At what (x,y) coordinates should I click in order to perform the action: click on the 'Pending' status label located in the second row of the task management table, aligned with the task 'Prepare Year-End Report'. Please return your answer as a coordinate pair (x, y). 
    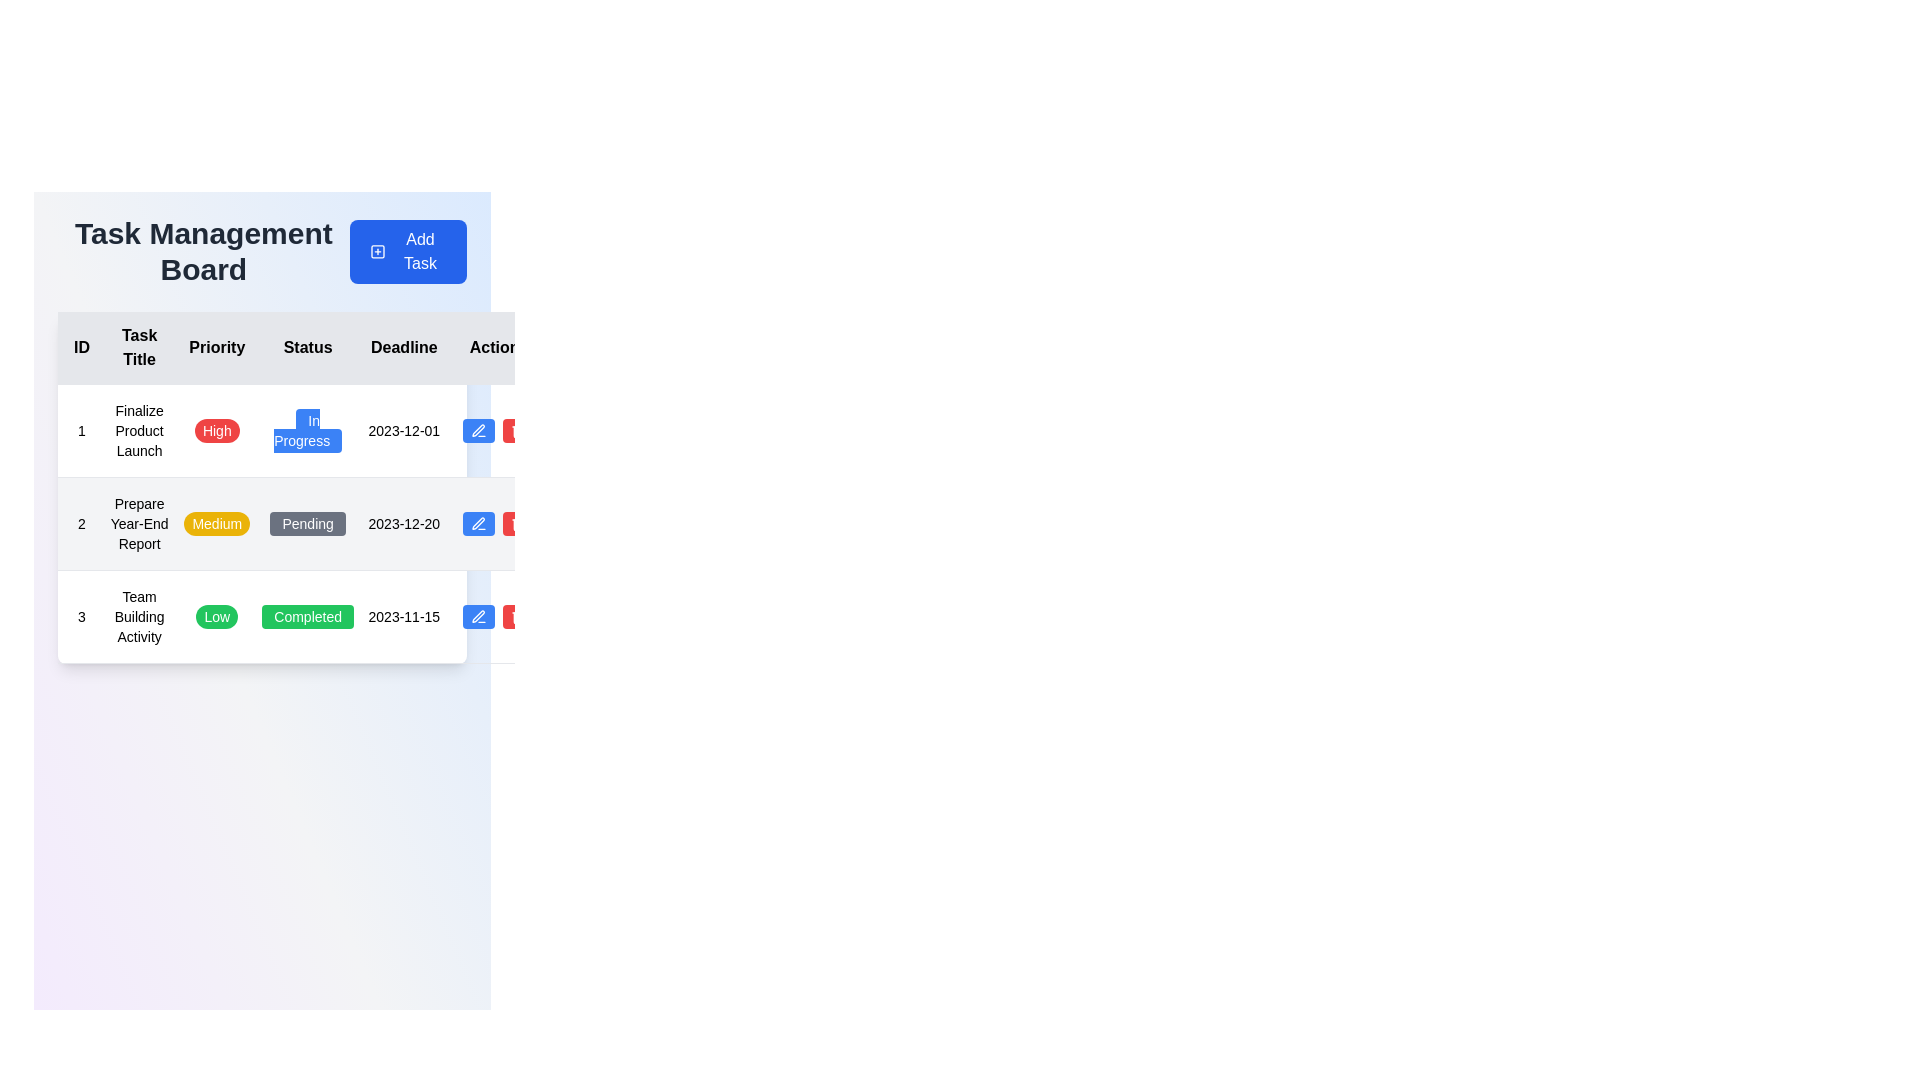
    Looking at the image, I should click on (307, 523).